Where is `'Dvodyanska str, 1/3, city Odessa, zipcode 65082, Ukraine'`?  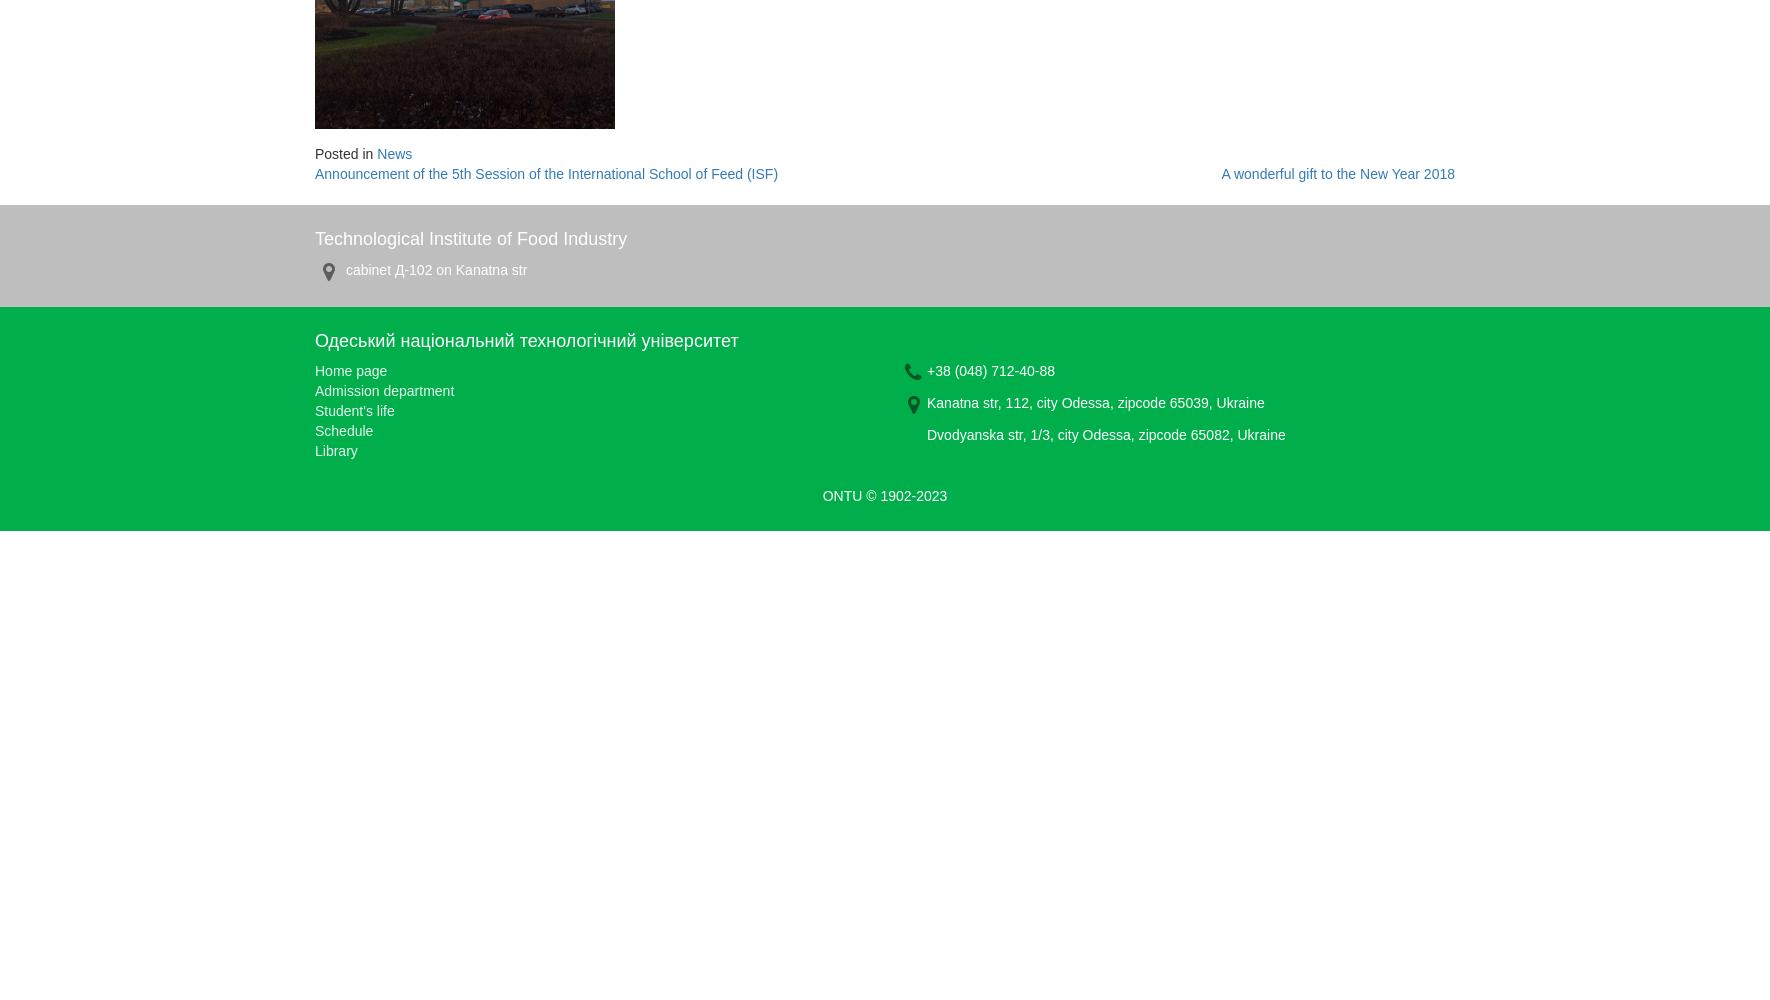
'Dvodyanska str, 1/3, city Odessa, zipcode 65082, Ukraine' is located at coordinates (925, 434).